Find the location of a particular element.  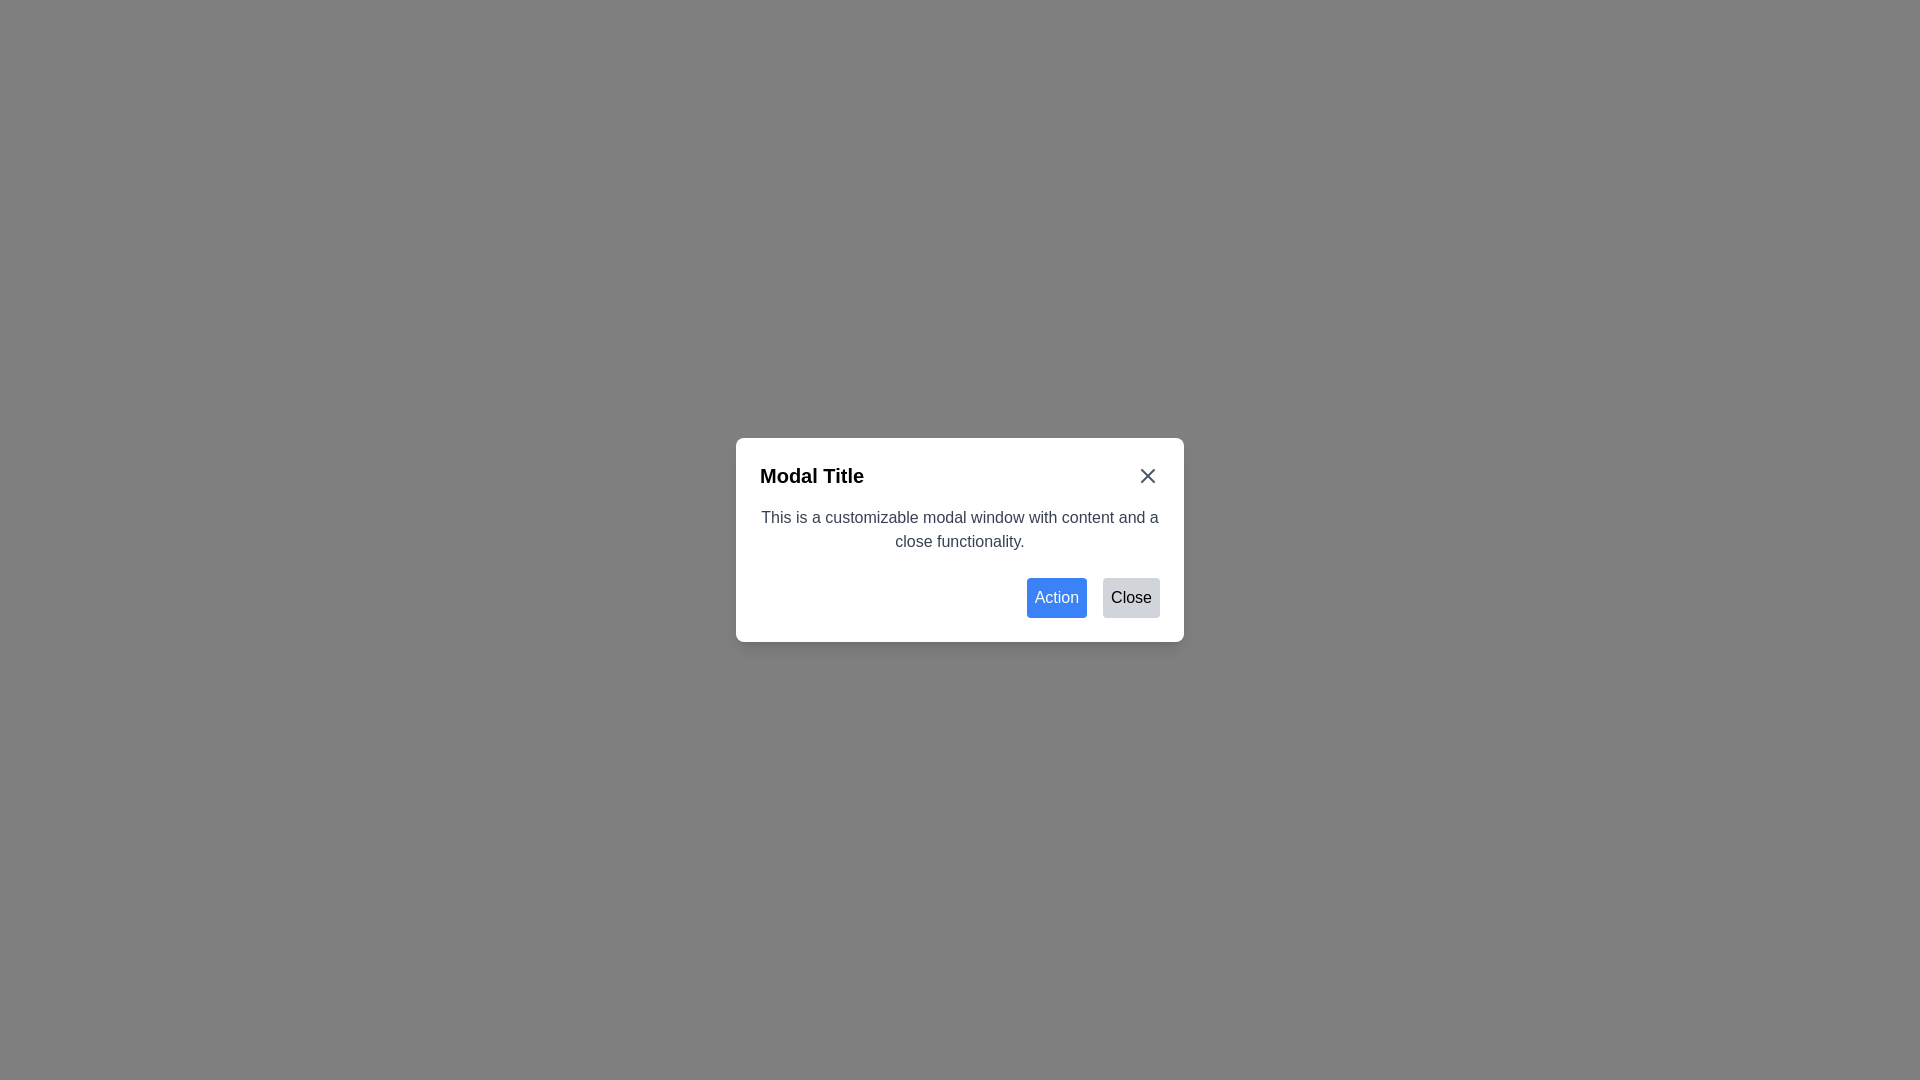

the descriptive text block that provides information about the modal's purpose, located below the title and above the action buttons is located at coordinates (960, 528).